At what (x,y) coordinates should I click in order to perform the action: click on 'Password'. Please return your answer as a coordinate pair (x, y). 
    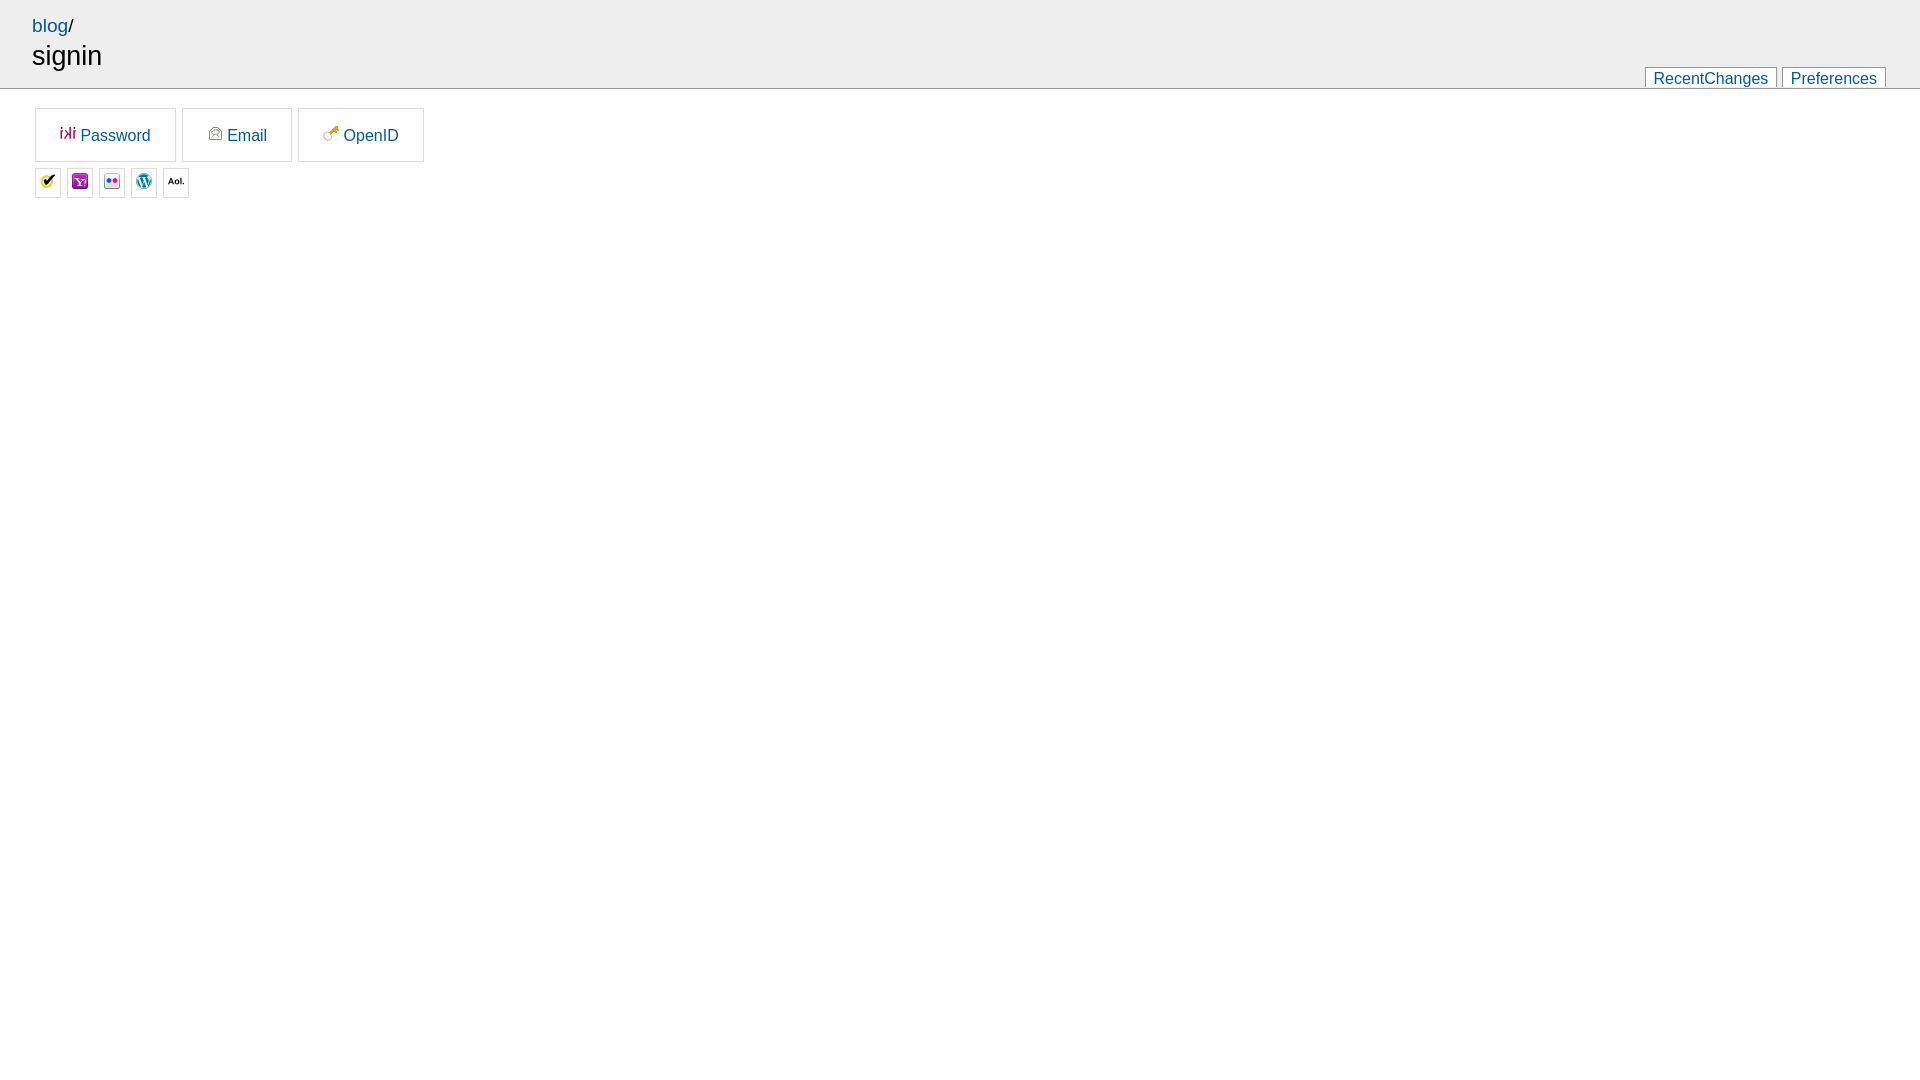
    Looking at the image, I should click on (104, 135).